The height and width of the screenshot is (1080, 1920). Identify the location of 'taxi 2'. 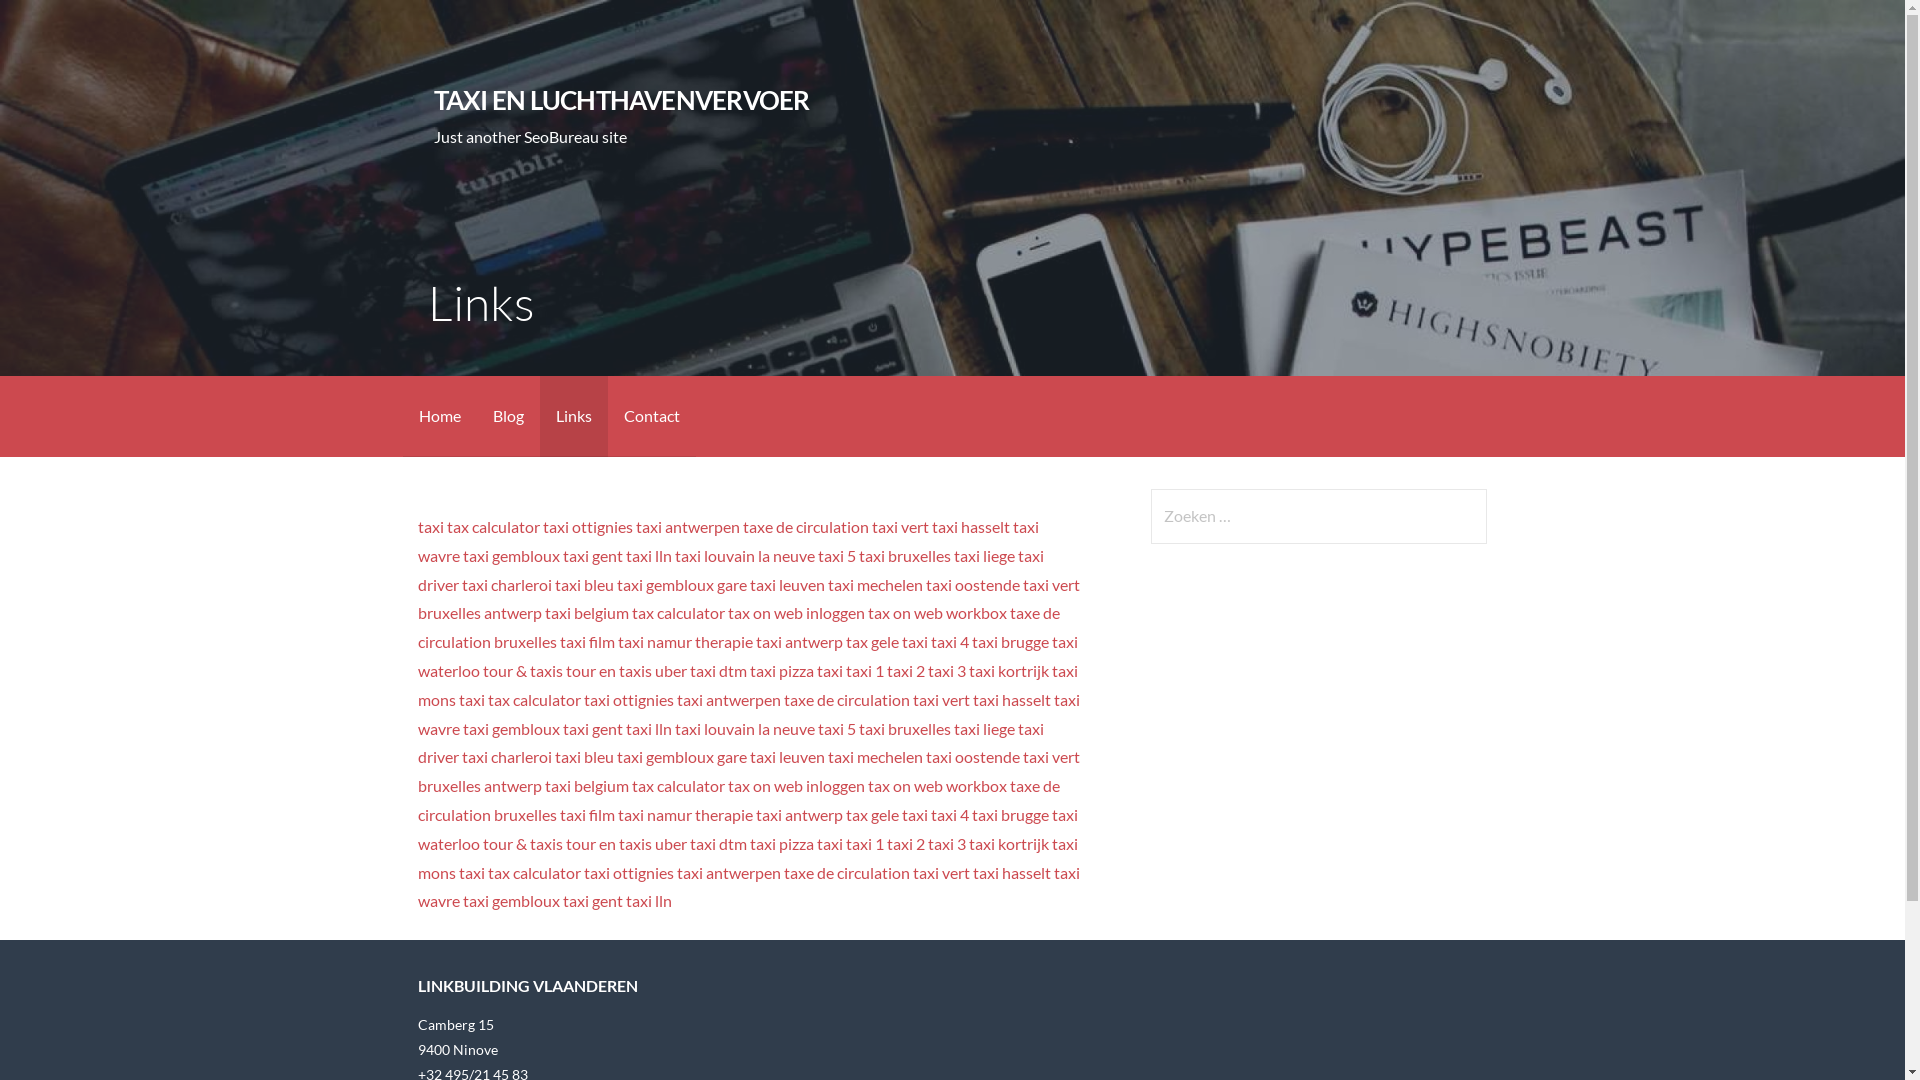
(905, 670).